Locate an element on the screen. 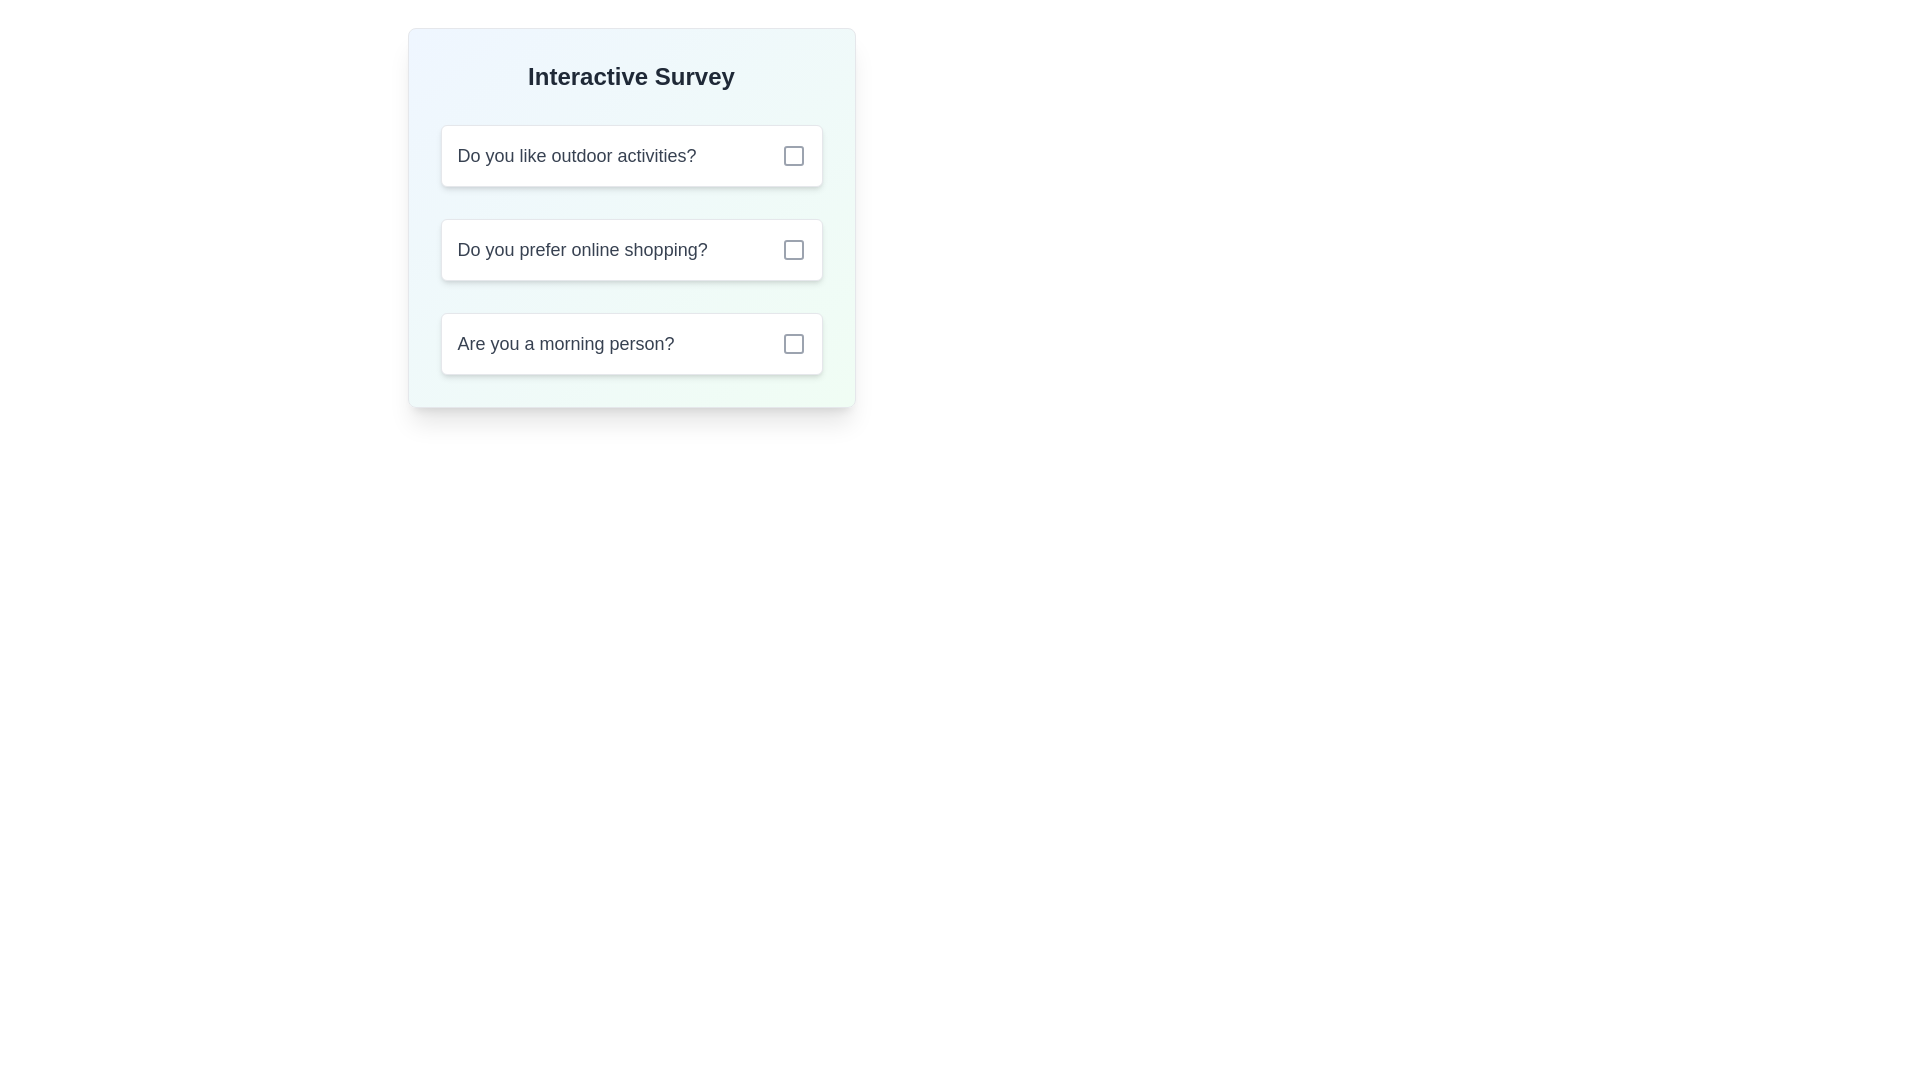  the checkbox indicator for the question 'Do you like outdoor activities?' is located at coordinates (792, 154).